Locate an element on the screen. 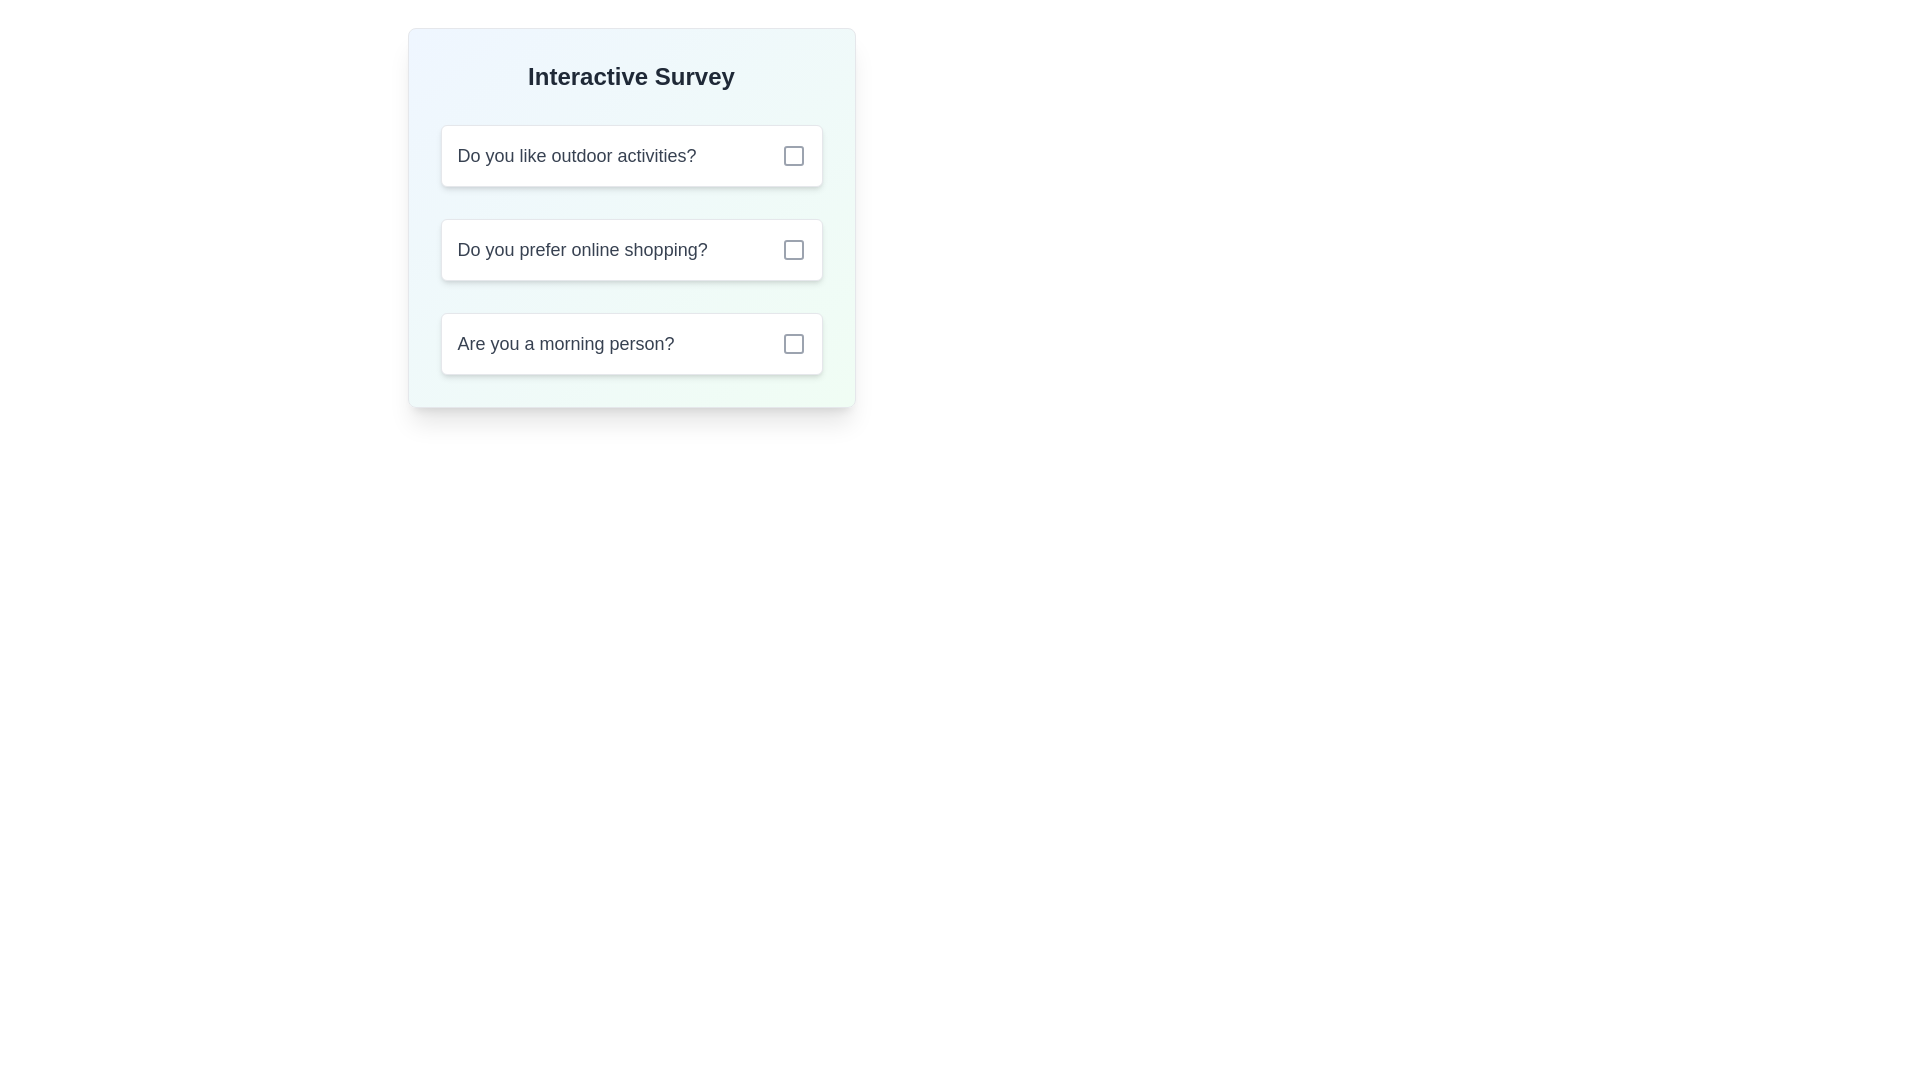  the checkbox indicator for the question 'Do you like outdoor activities?' is located at coordinates (792, 154).